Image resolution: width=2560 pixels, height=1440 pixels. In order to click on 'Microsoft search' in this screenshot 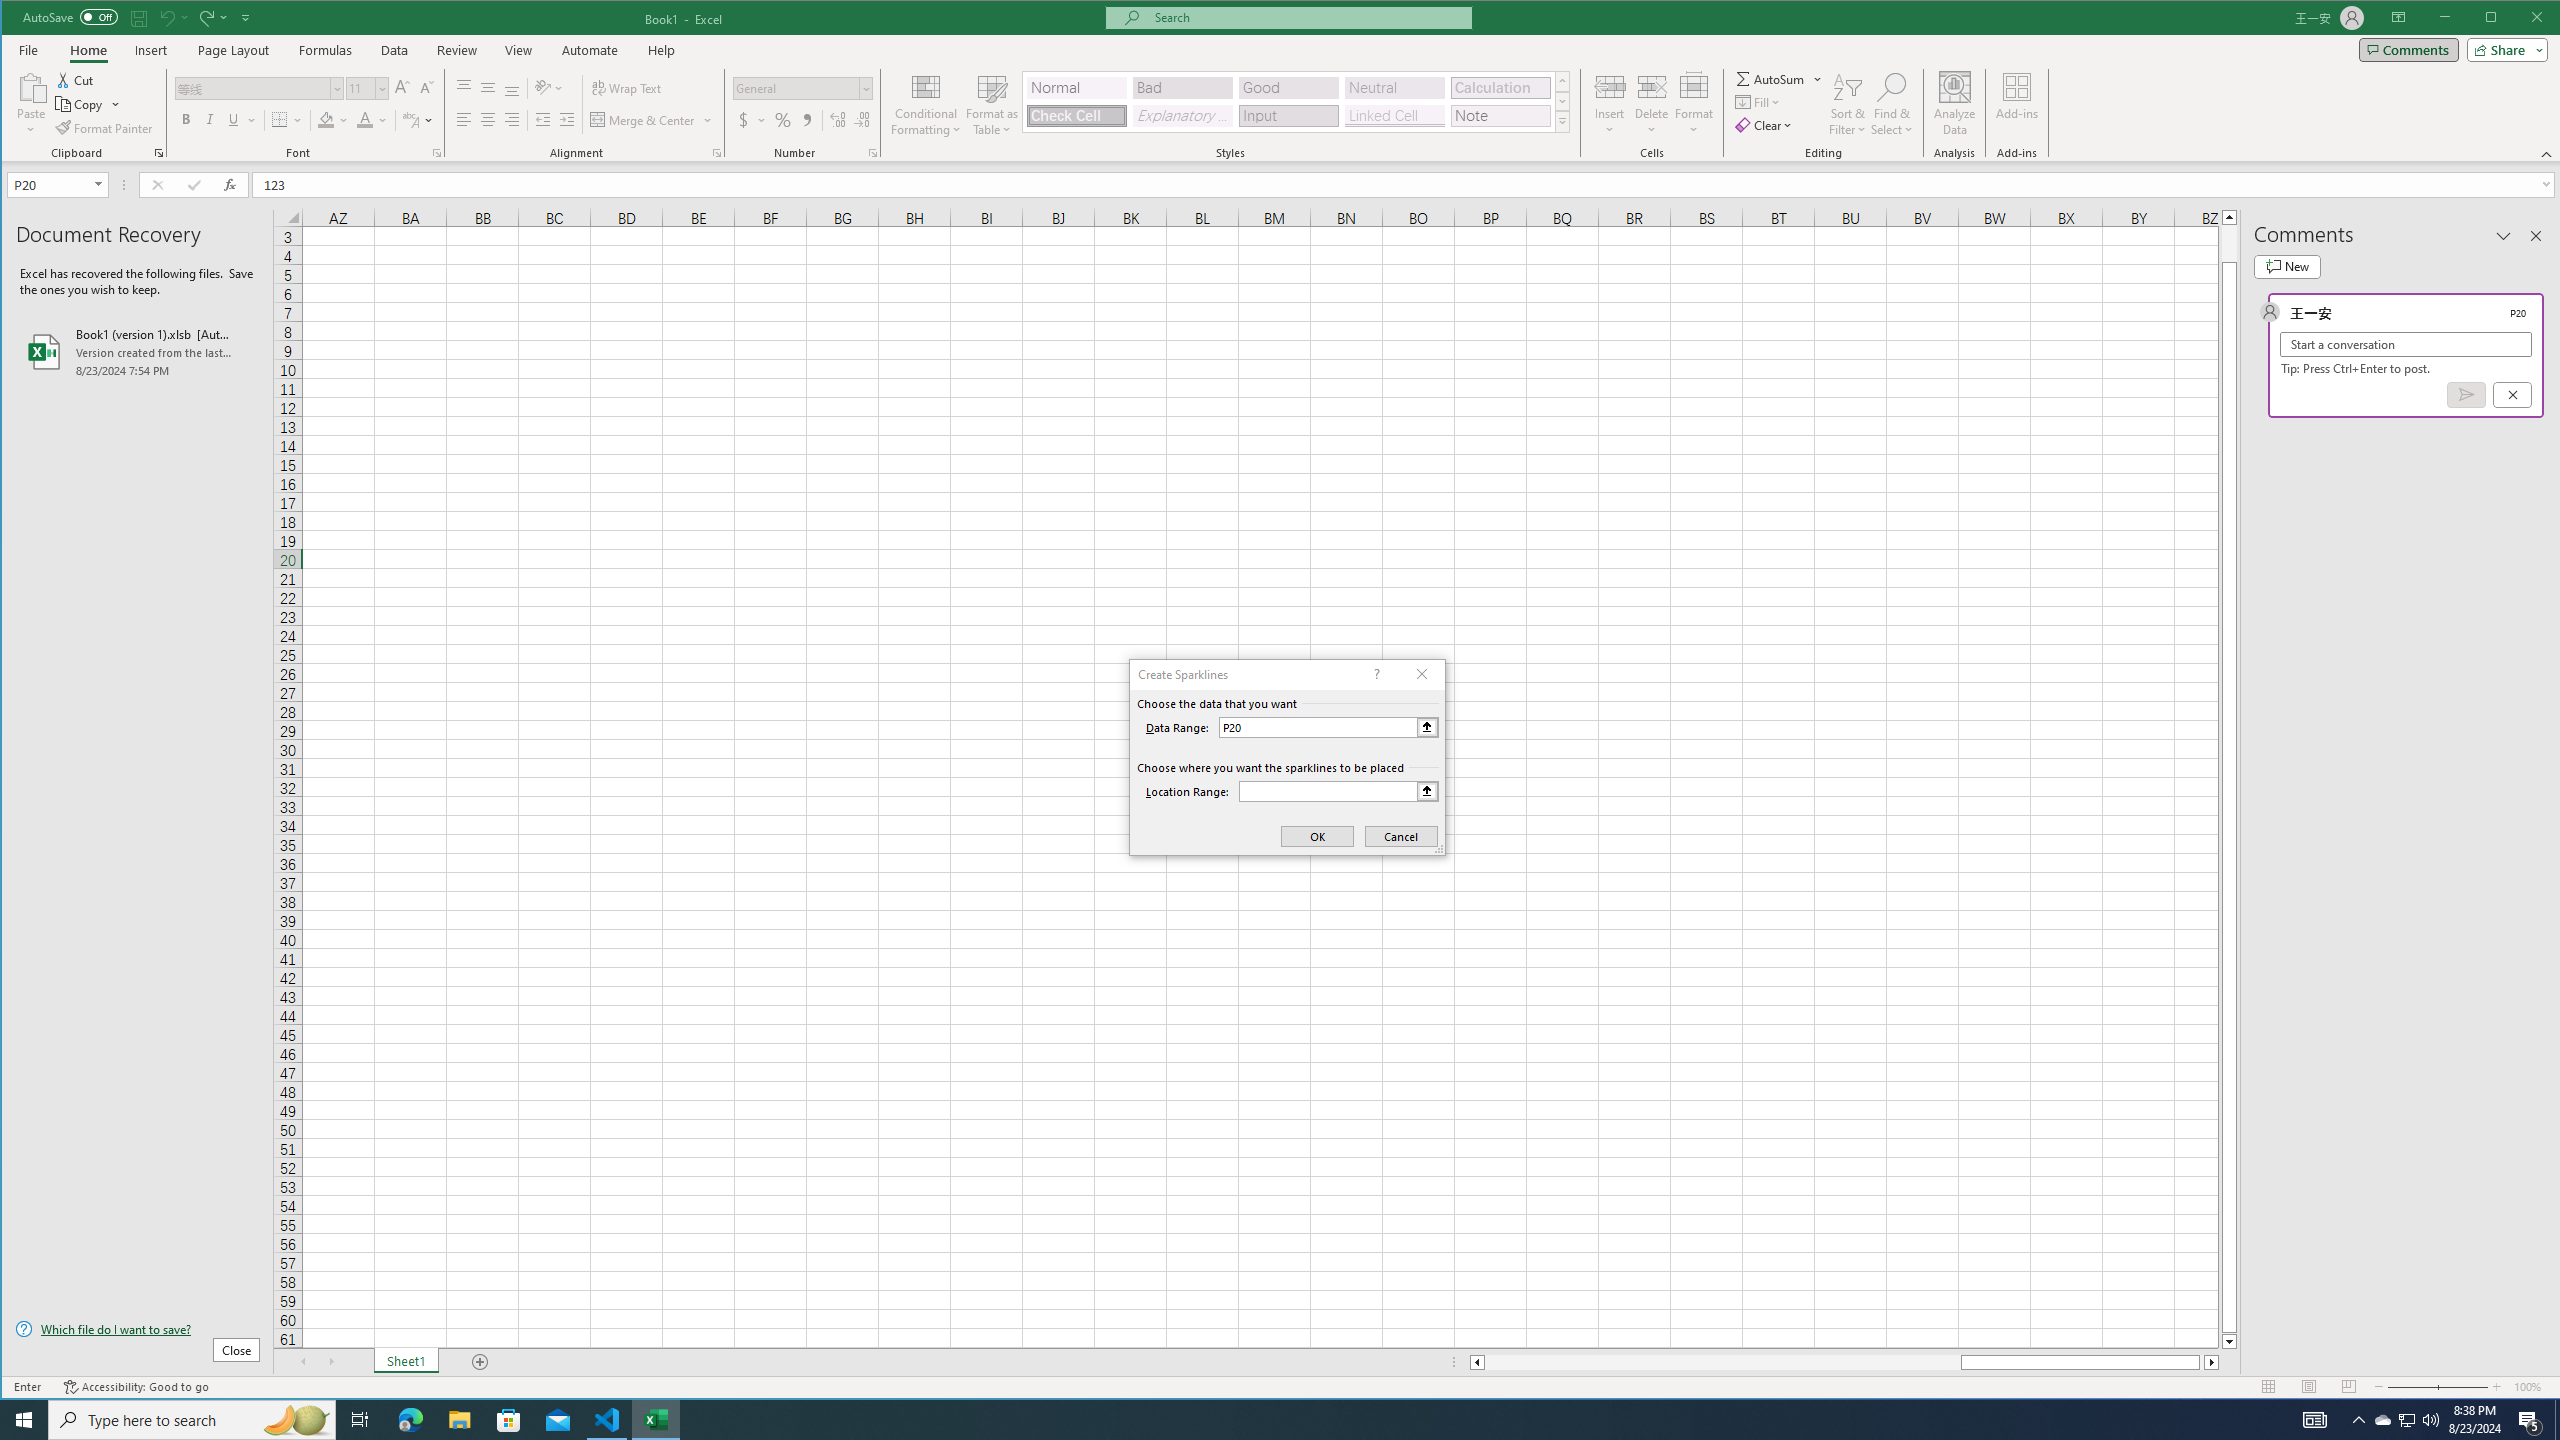, I will do `click(1304, 18)`.